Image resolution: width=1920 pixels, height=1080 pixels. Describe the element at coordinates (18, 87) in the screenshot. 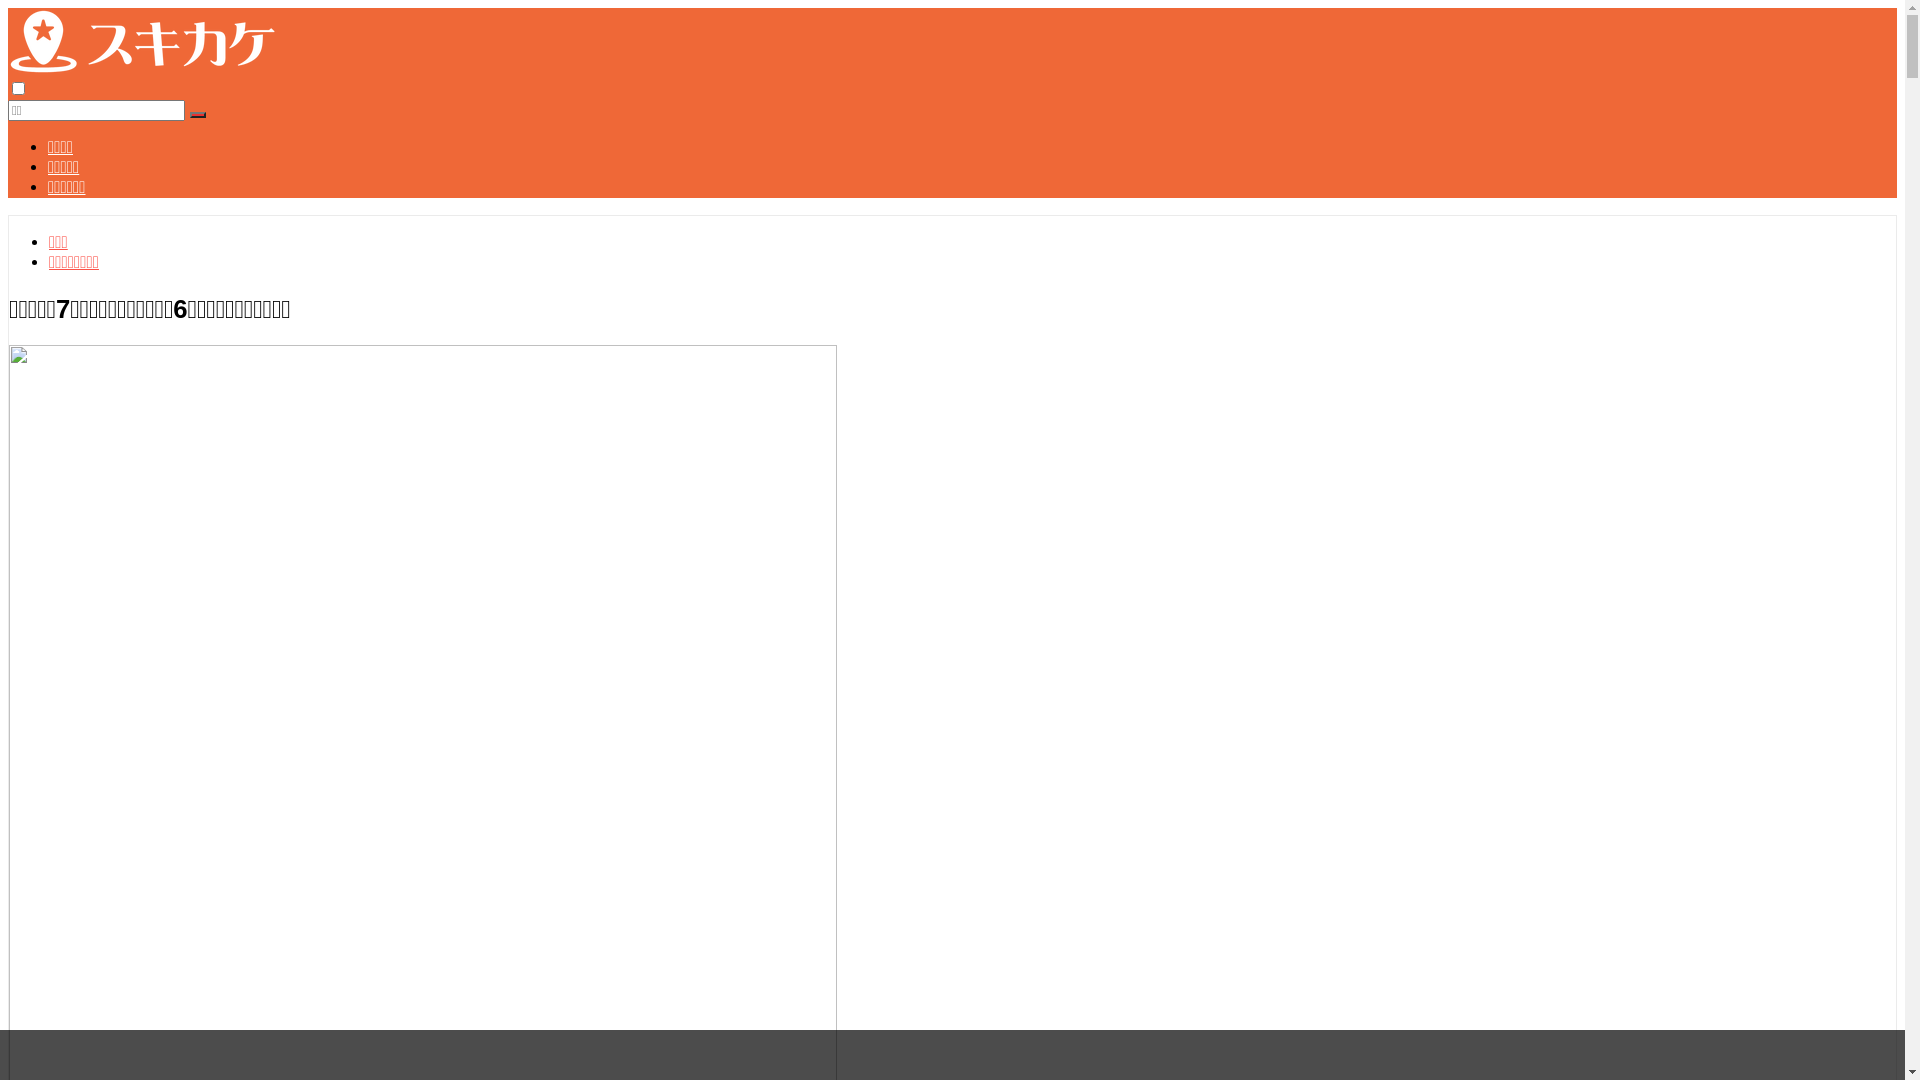

I see `'on'` at that location.